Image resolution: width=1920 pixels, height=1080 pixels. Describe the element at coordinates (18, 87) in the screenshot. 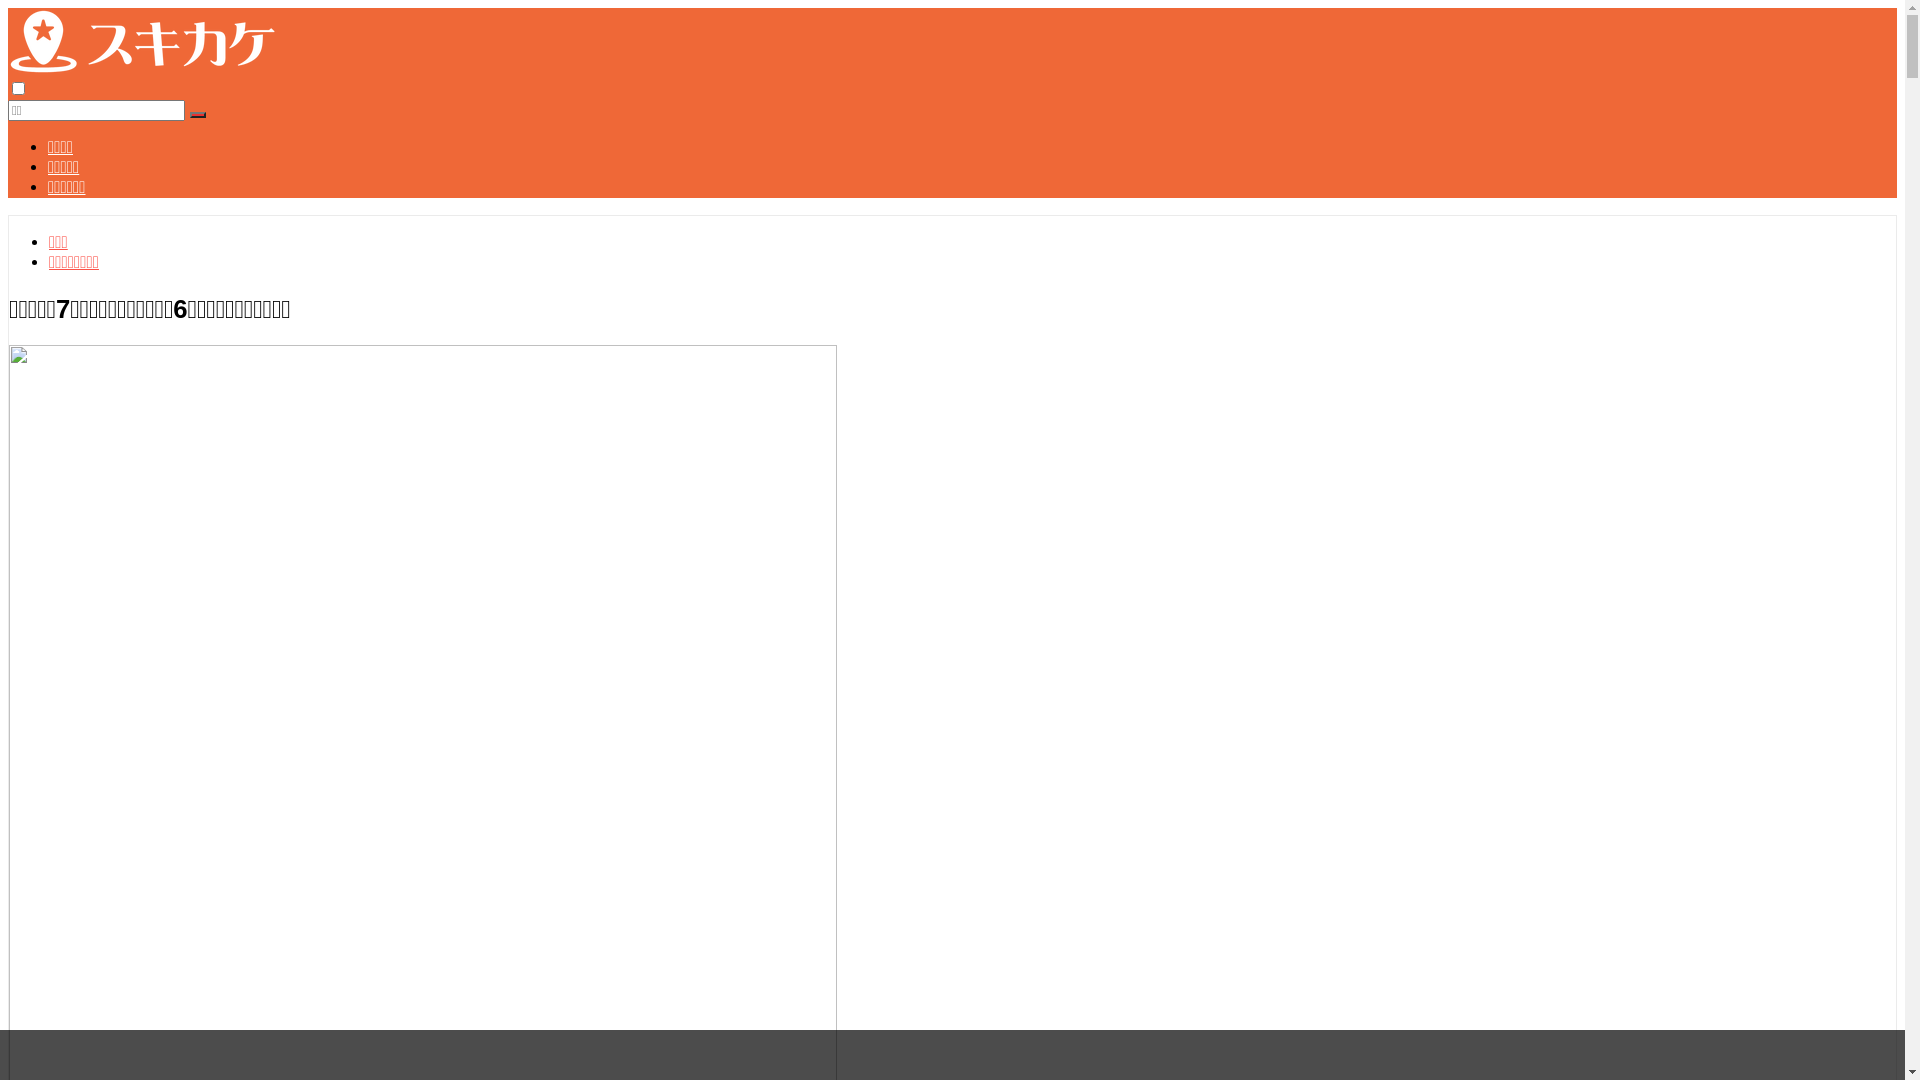

I see `'on'` at that location.